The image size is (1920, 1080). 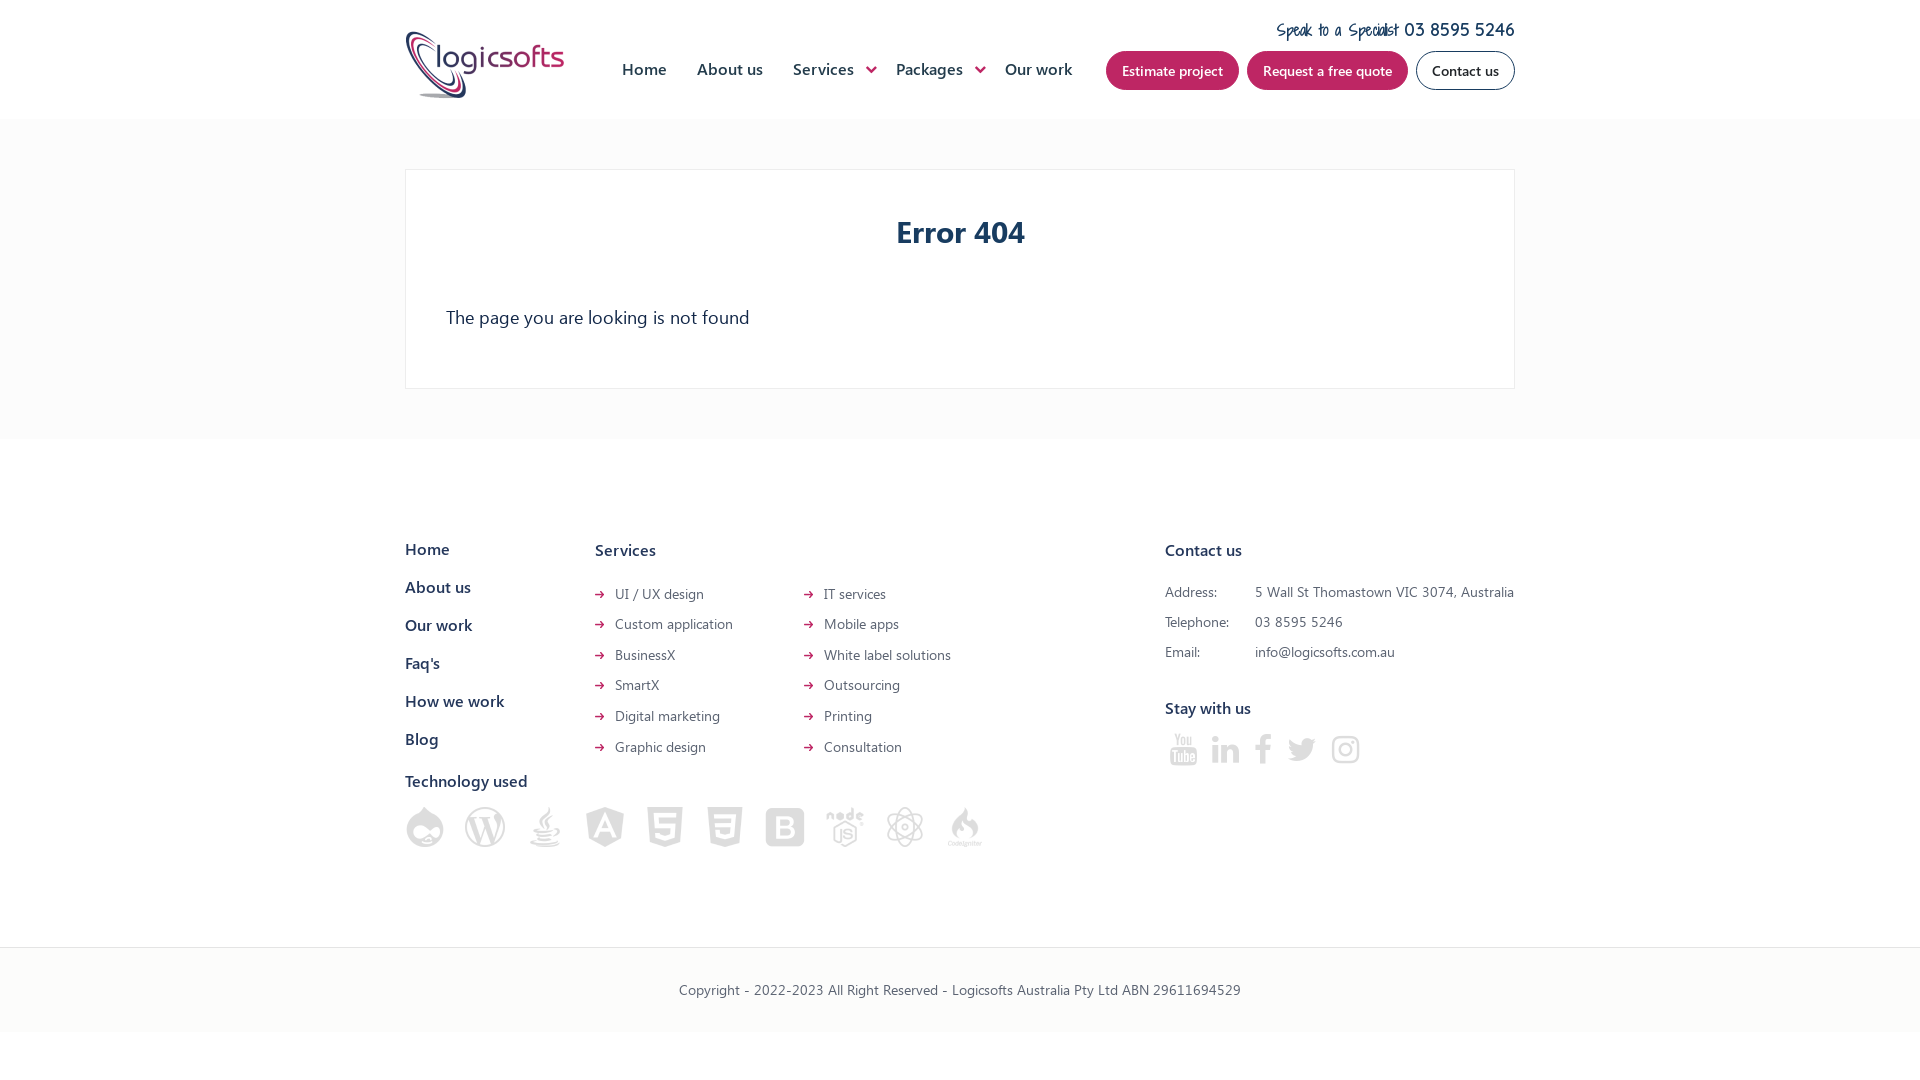 I want to click on 'Consultation', so click(x=863, y=746).